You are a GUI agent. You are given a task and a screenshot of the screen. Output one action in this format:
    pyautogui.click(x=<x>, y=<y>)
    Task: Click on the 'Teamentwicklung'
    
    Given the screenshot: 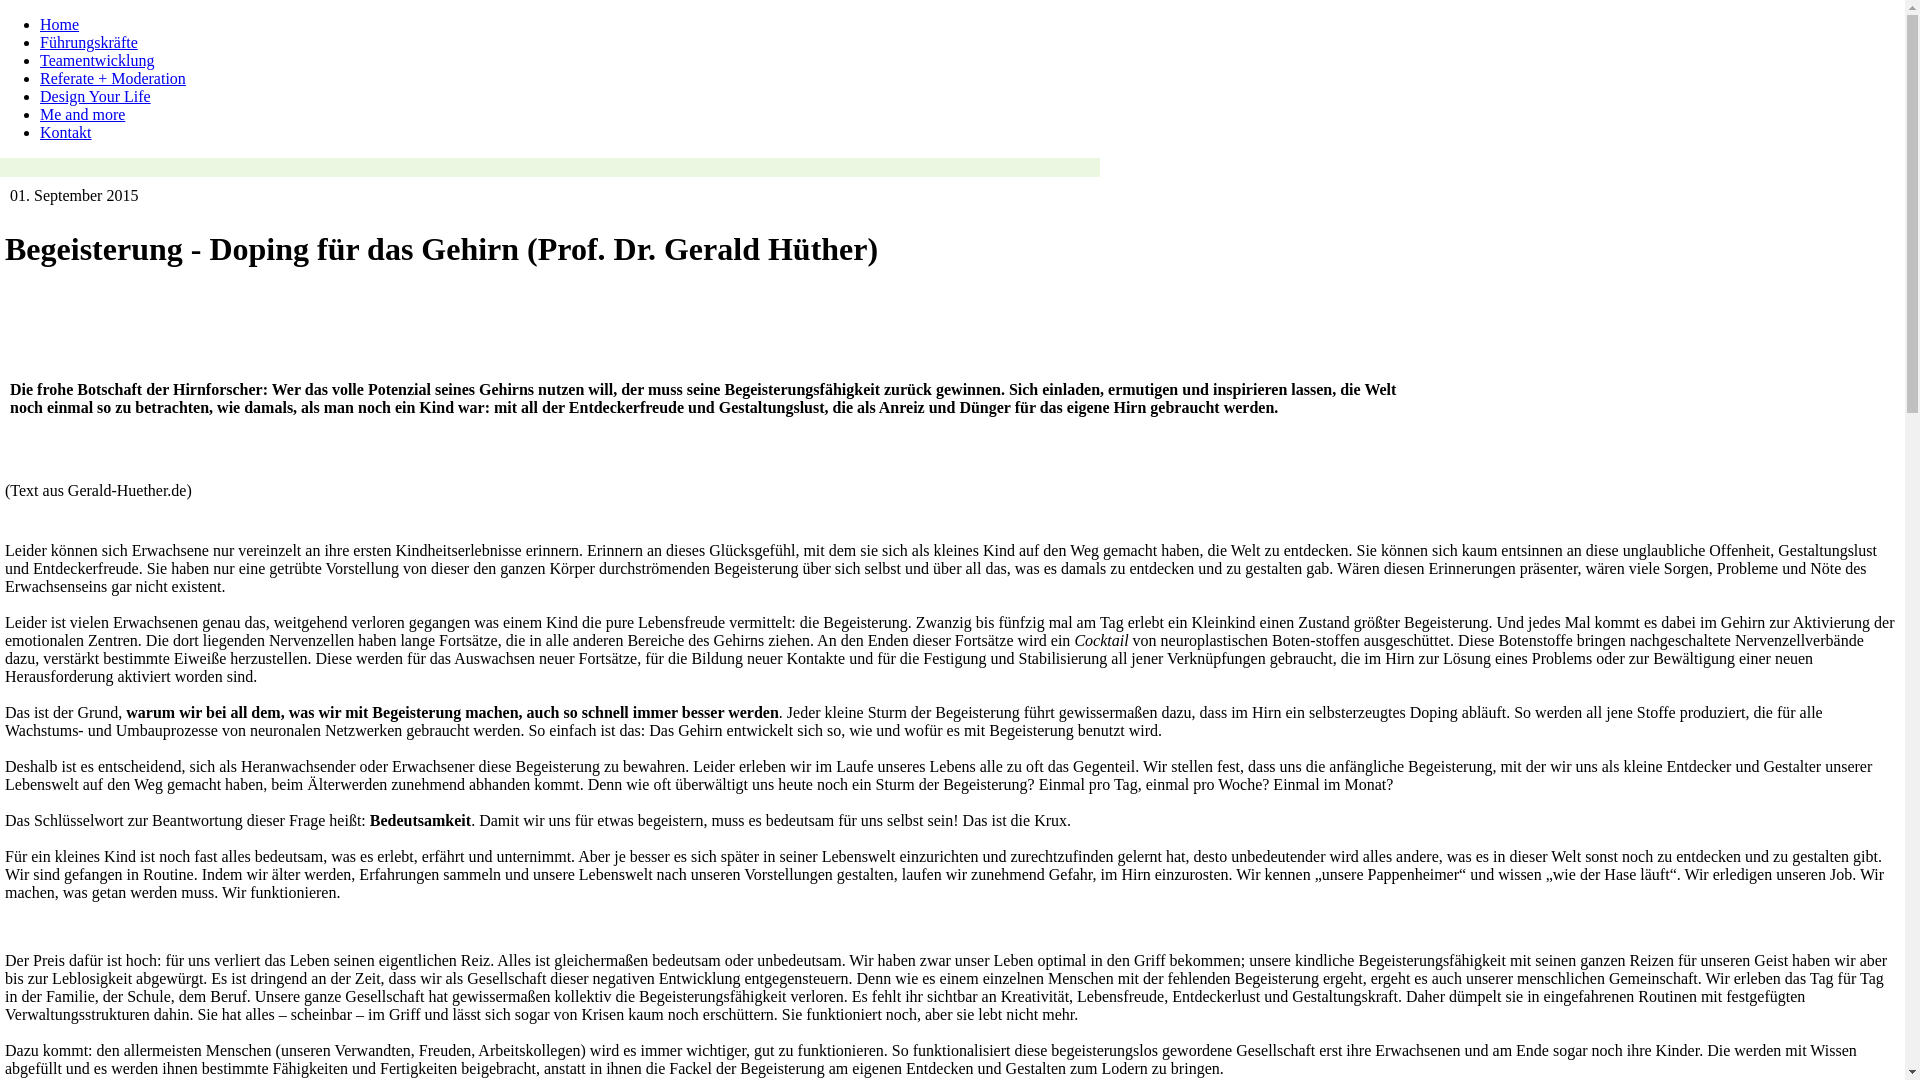 What is the action you would take?
    pyautogui.click(x=95, y=59)
    